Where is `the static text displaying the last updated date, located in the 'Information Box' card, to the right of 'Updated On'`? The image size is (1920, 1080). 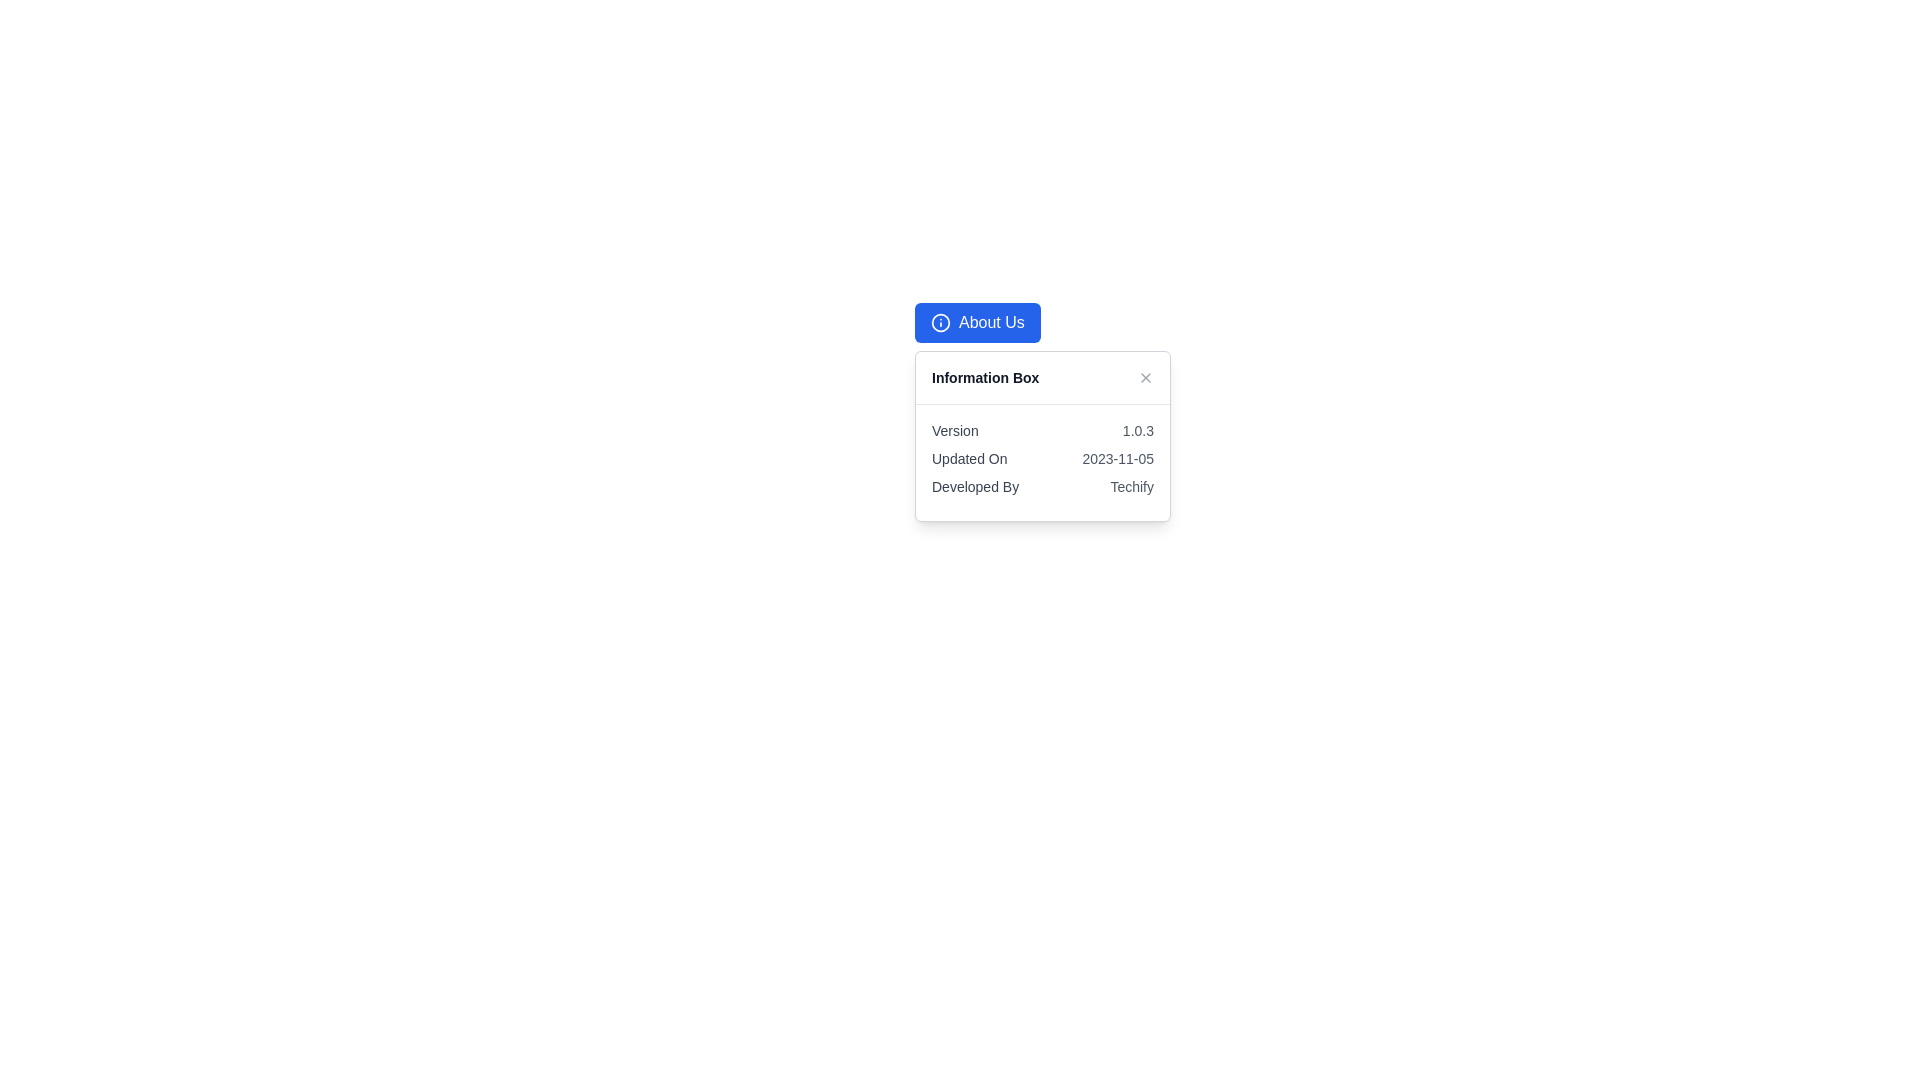 the static text displaying the last updated date, located in the 'Information Box' card, to the right of 'Updated On' is located at coordinates (1117, 459).